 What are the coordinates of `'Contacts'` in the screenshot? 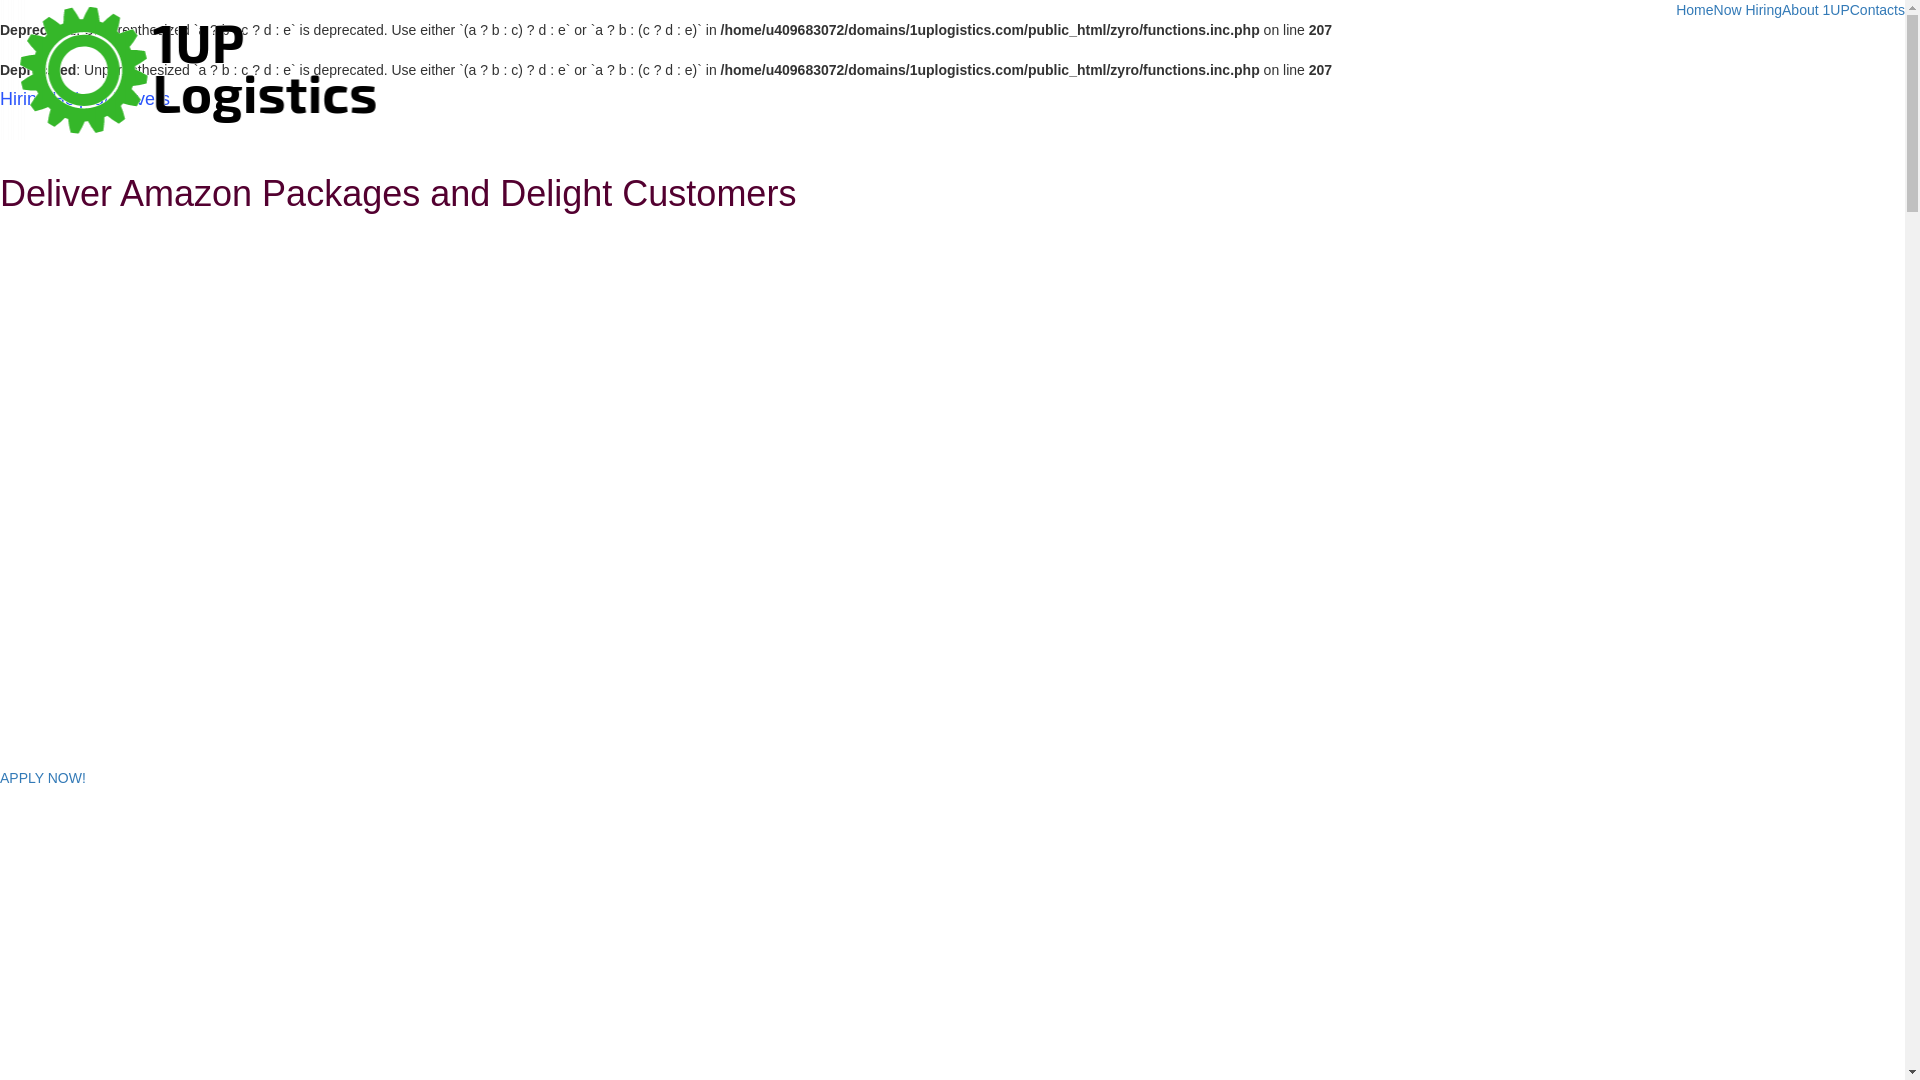 It's located at (1876, 10).